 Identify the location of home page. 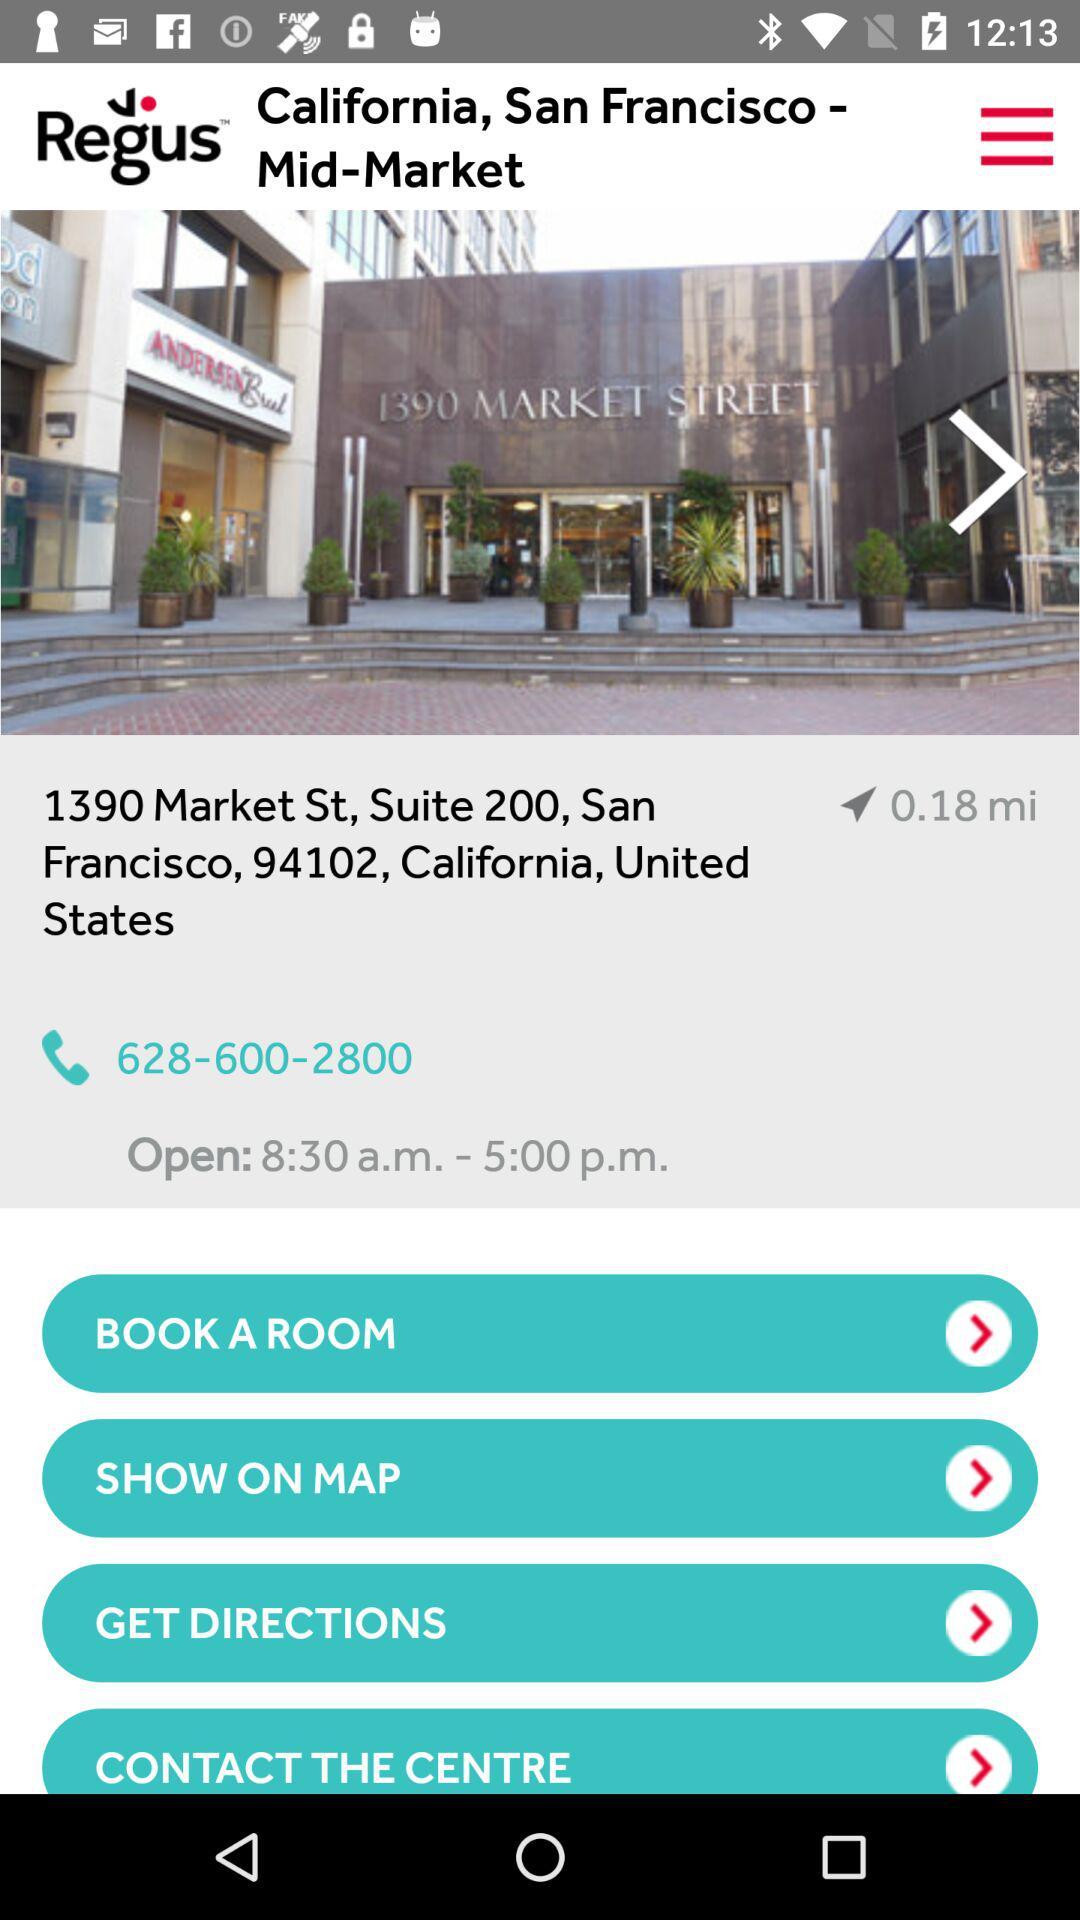
(114, 135).